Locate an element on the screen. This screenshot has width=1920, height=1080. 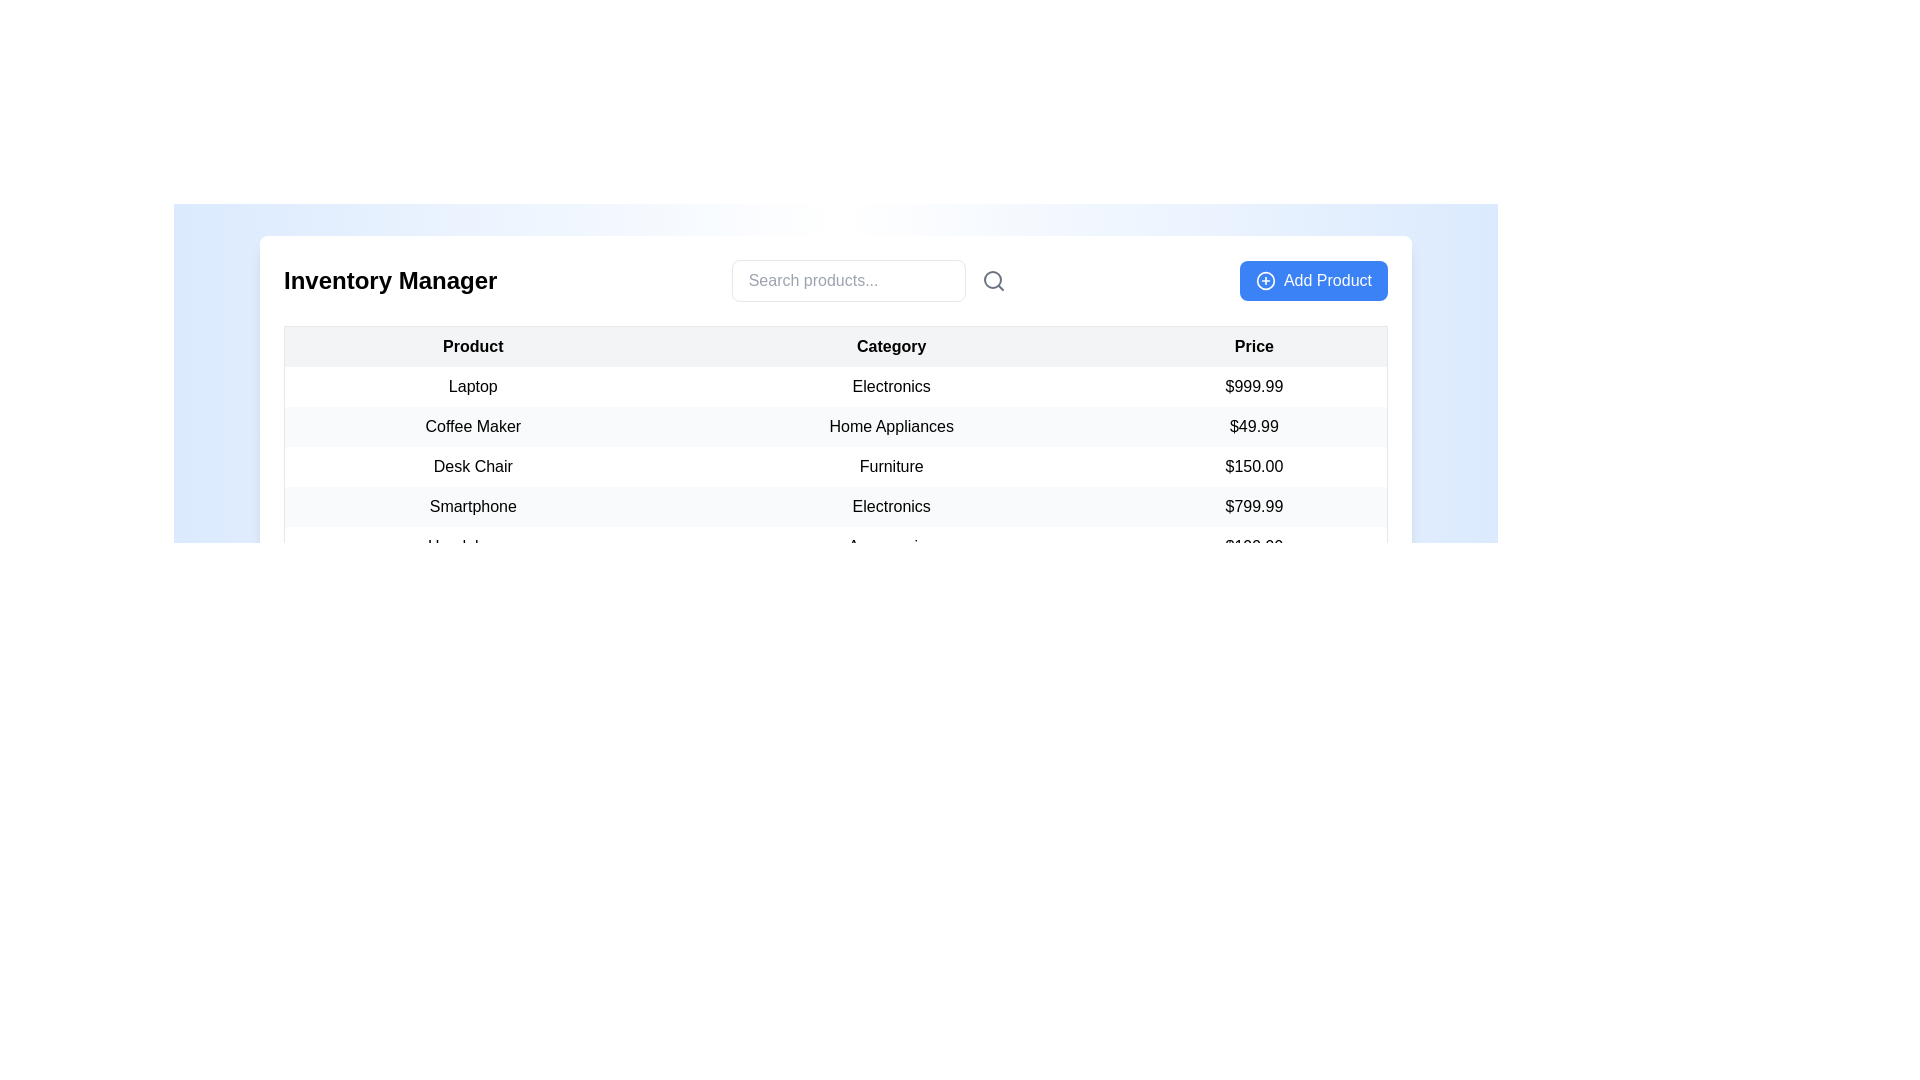
the text label displaying the price '$49.99' in the 'Price' column of the table is located at coordinates (1253, 426).